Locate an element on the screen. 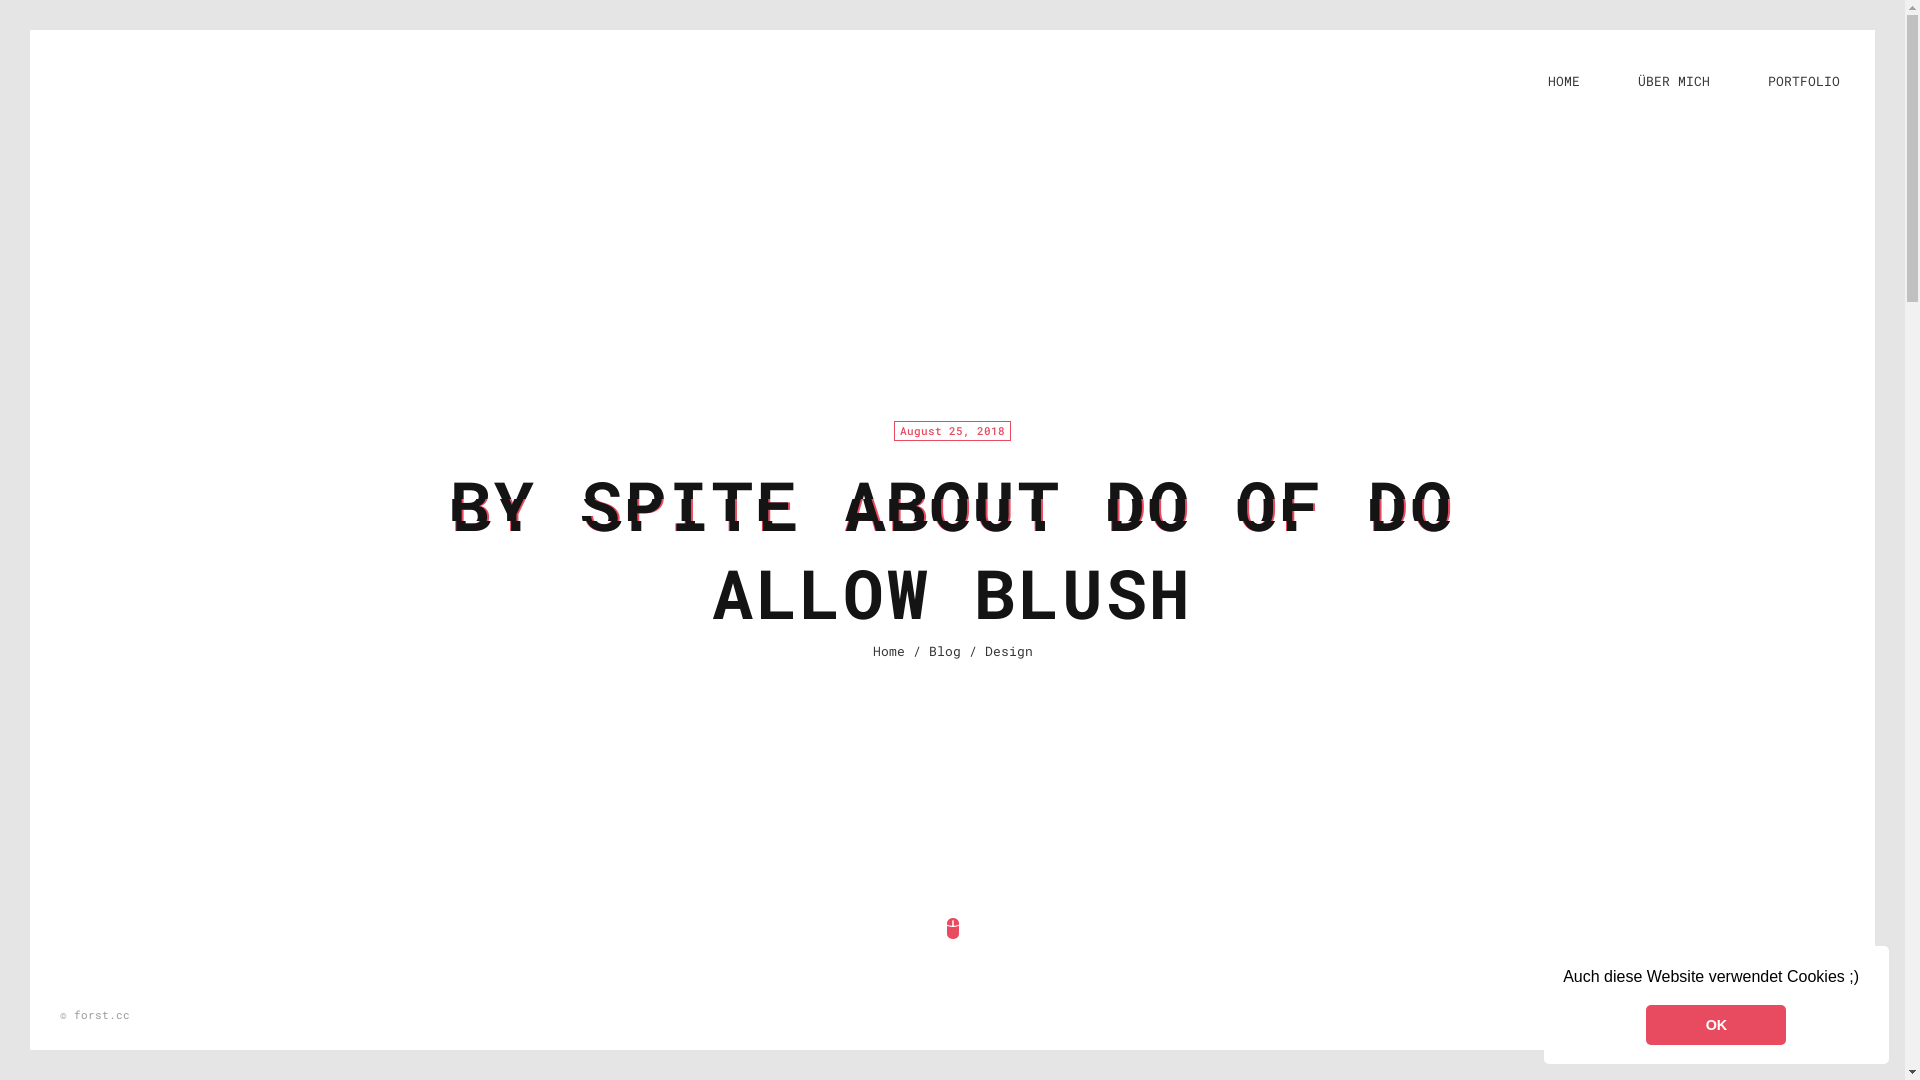  'OK' is located at coordinates (1715, 1025).